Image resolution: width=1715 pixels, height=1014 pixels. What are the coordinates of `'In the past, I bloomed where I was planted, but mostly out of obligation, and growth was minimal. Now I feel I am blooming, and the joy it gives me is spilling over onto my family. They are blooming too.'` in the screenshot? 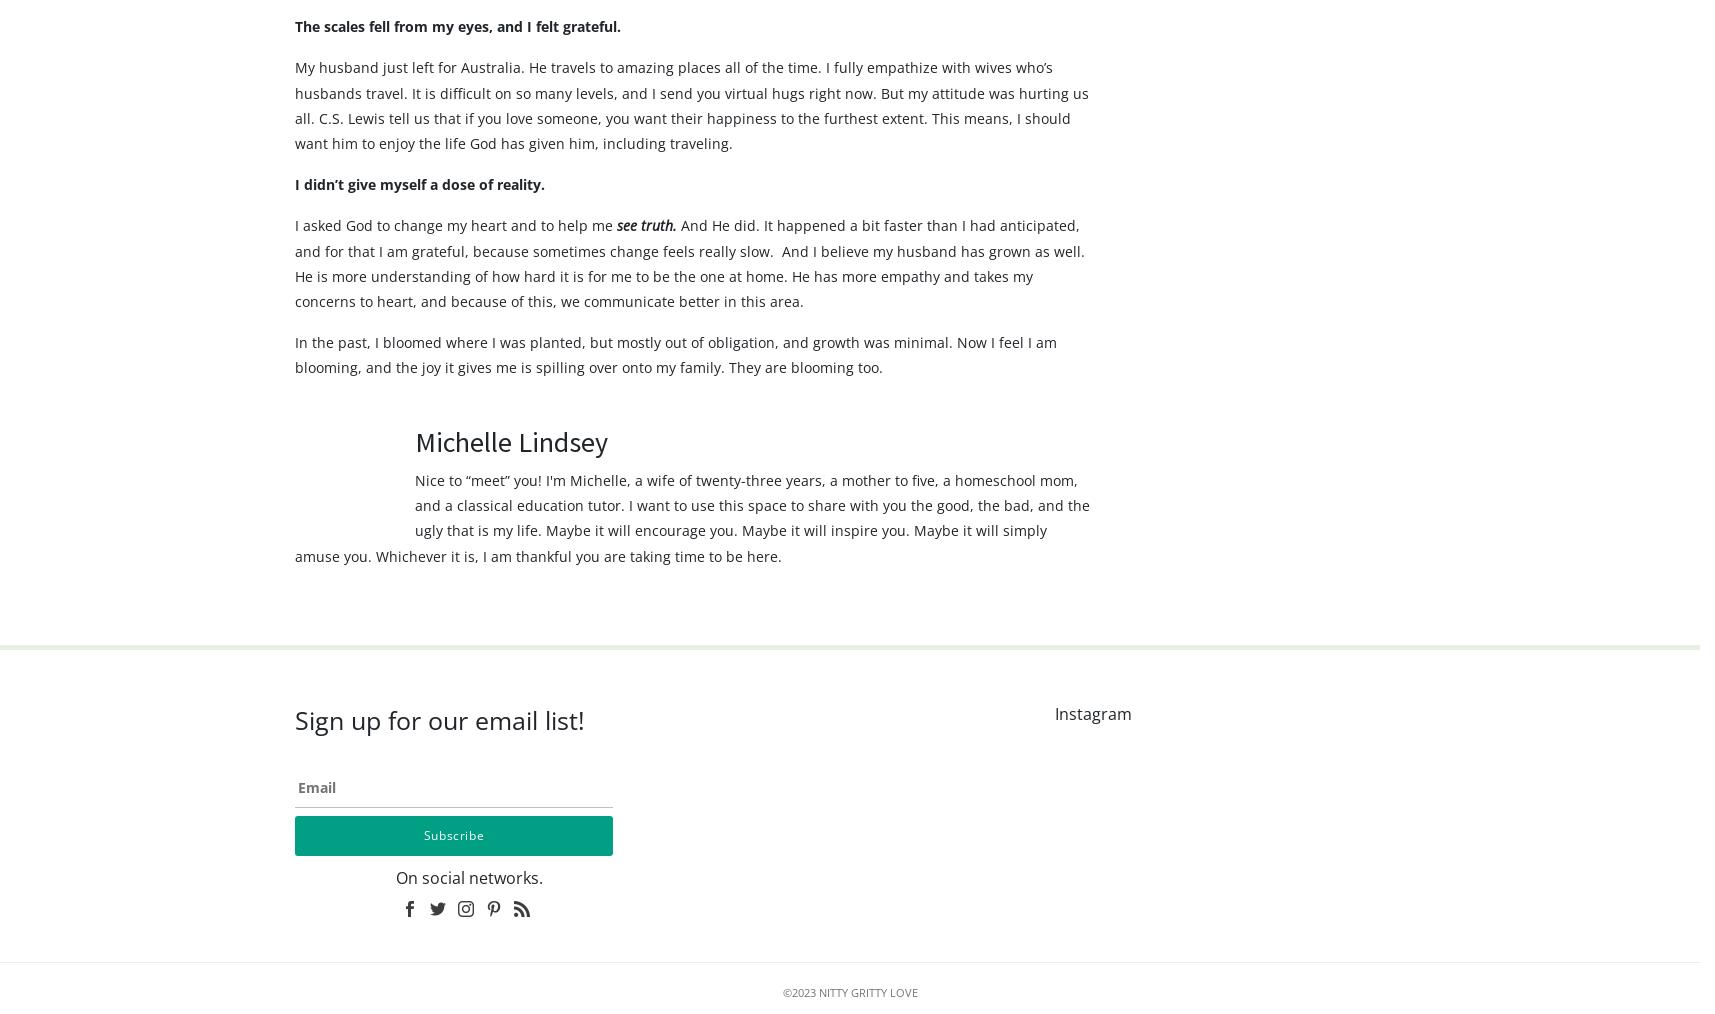 It's located at (676, 393).